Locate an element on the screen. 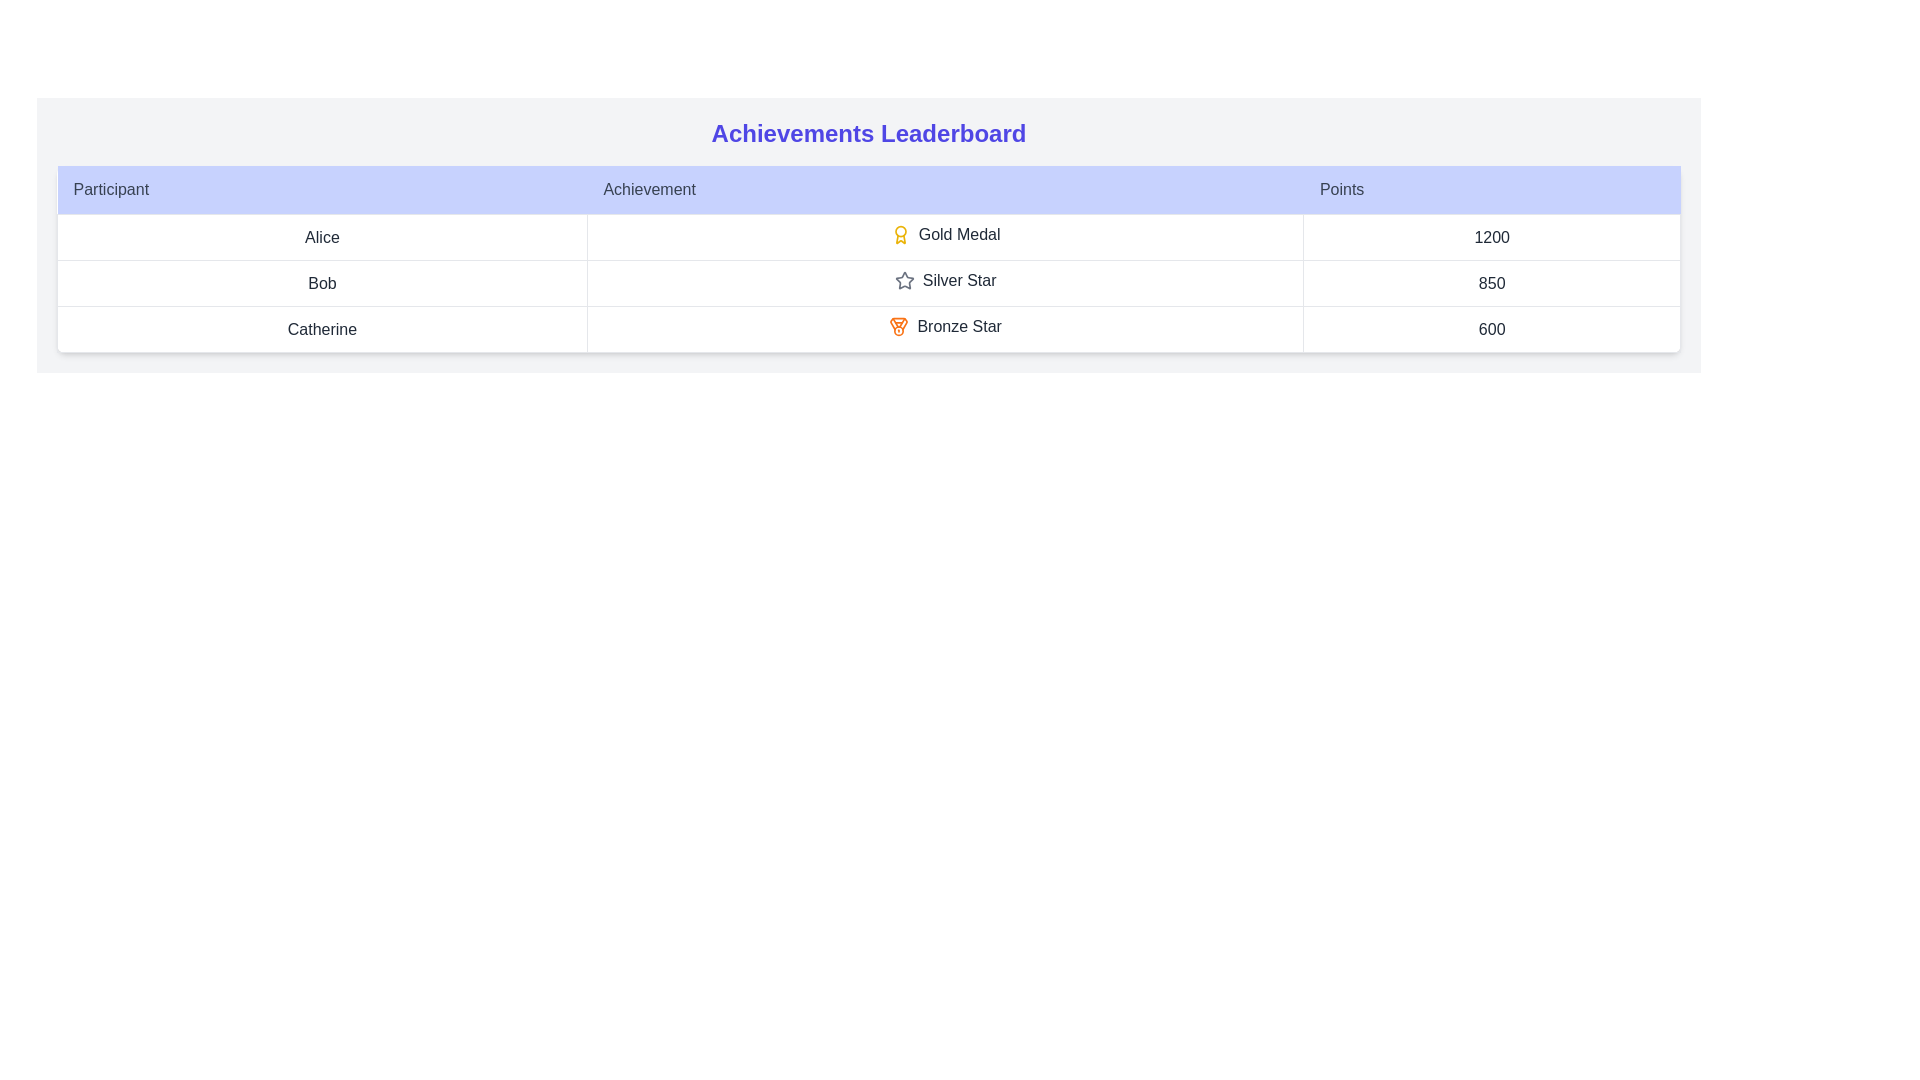  the yellow medal icon representing an award for participant 'Alice' in the 'Achievements Leaderboard' table is located at coordinates (899, 234).